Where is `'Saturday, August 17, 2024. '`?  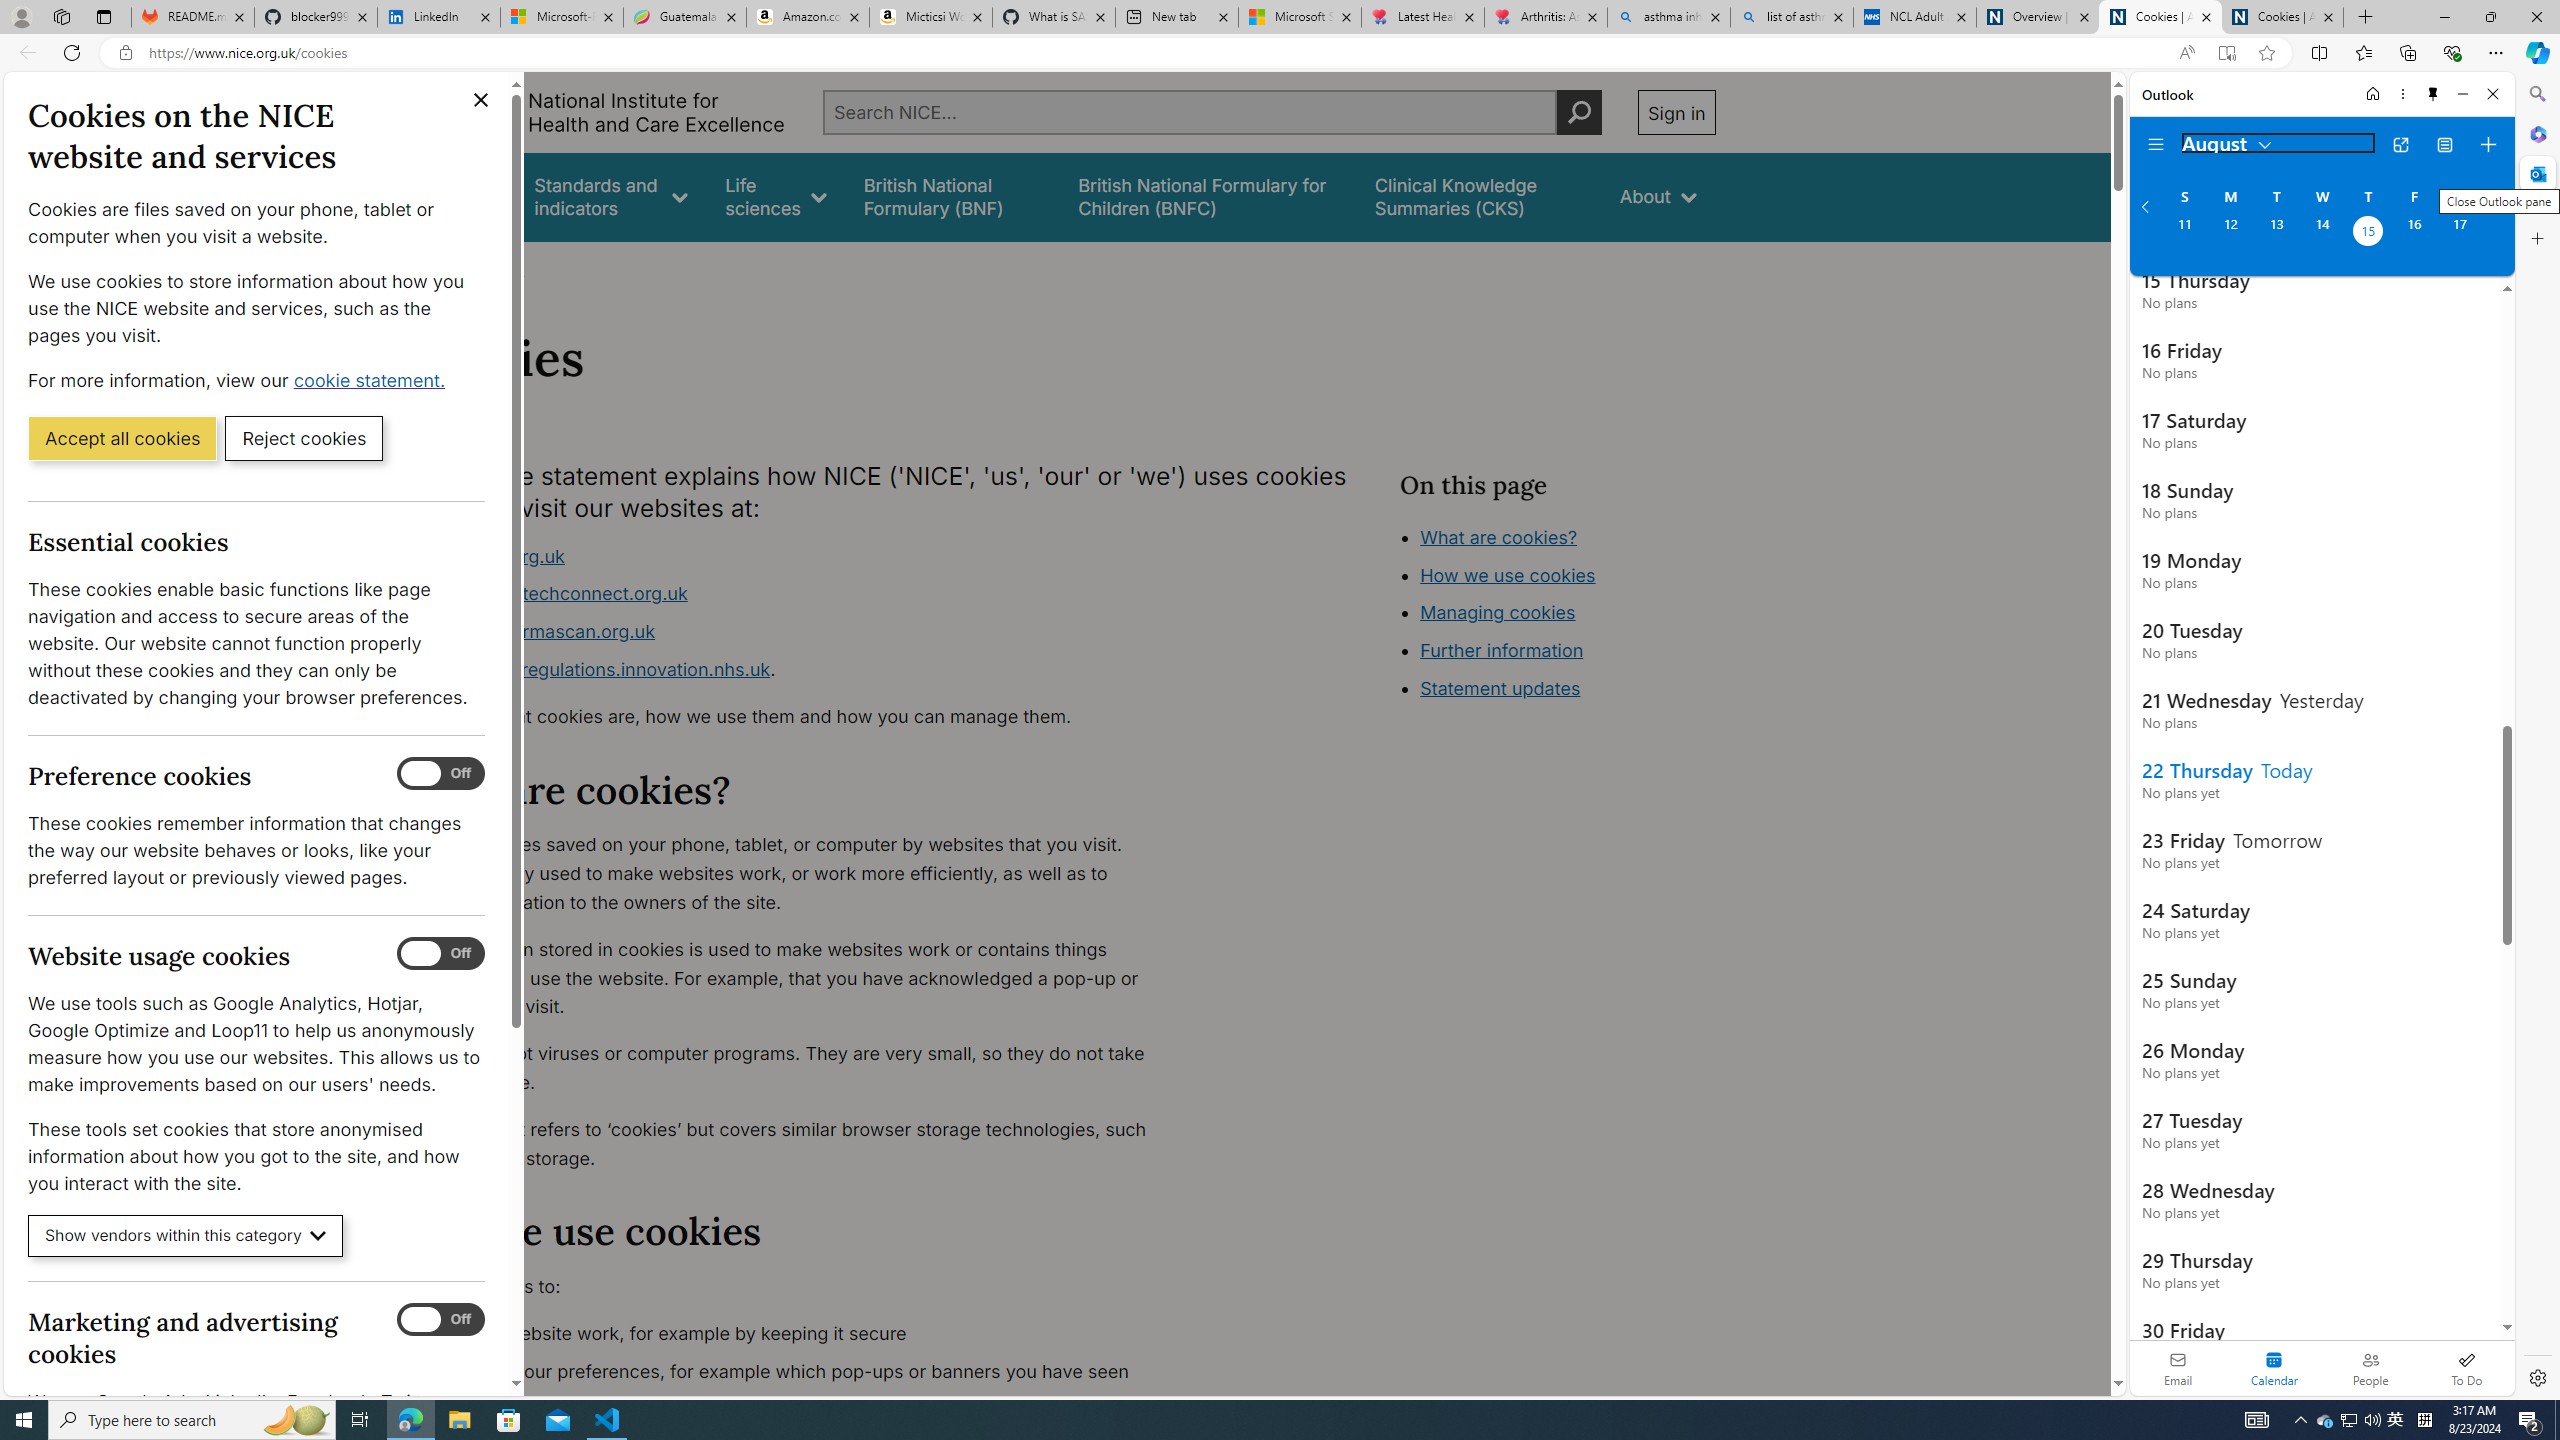
'Saturday, August 17, 2024. ' is located at coordinates (2459, 233).